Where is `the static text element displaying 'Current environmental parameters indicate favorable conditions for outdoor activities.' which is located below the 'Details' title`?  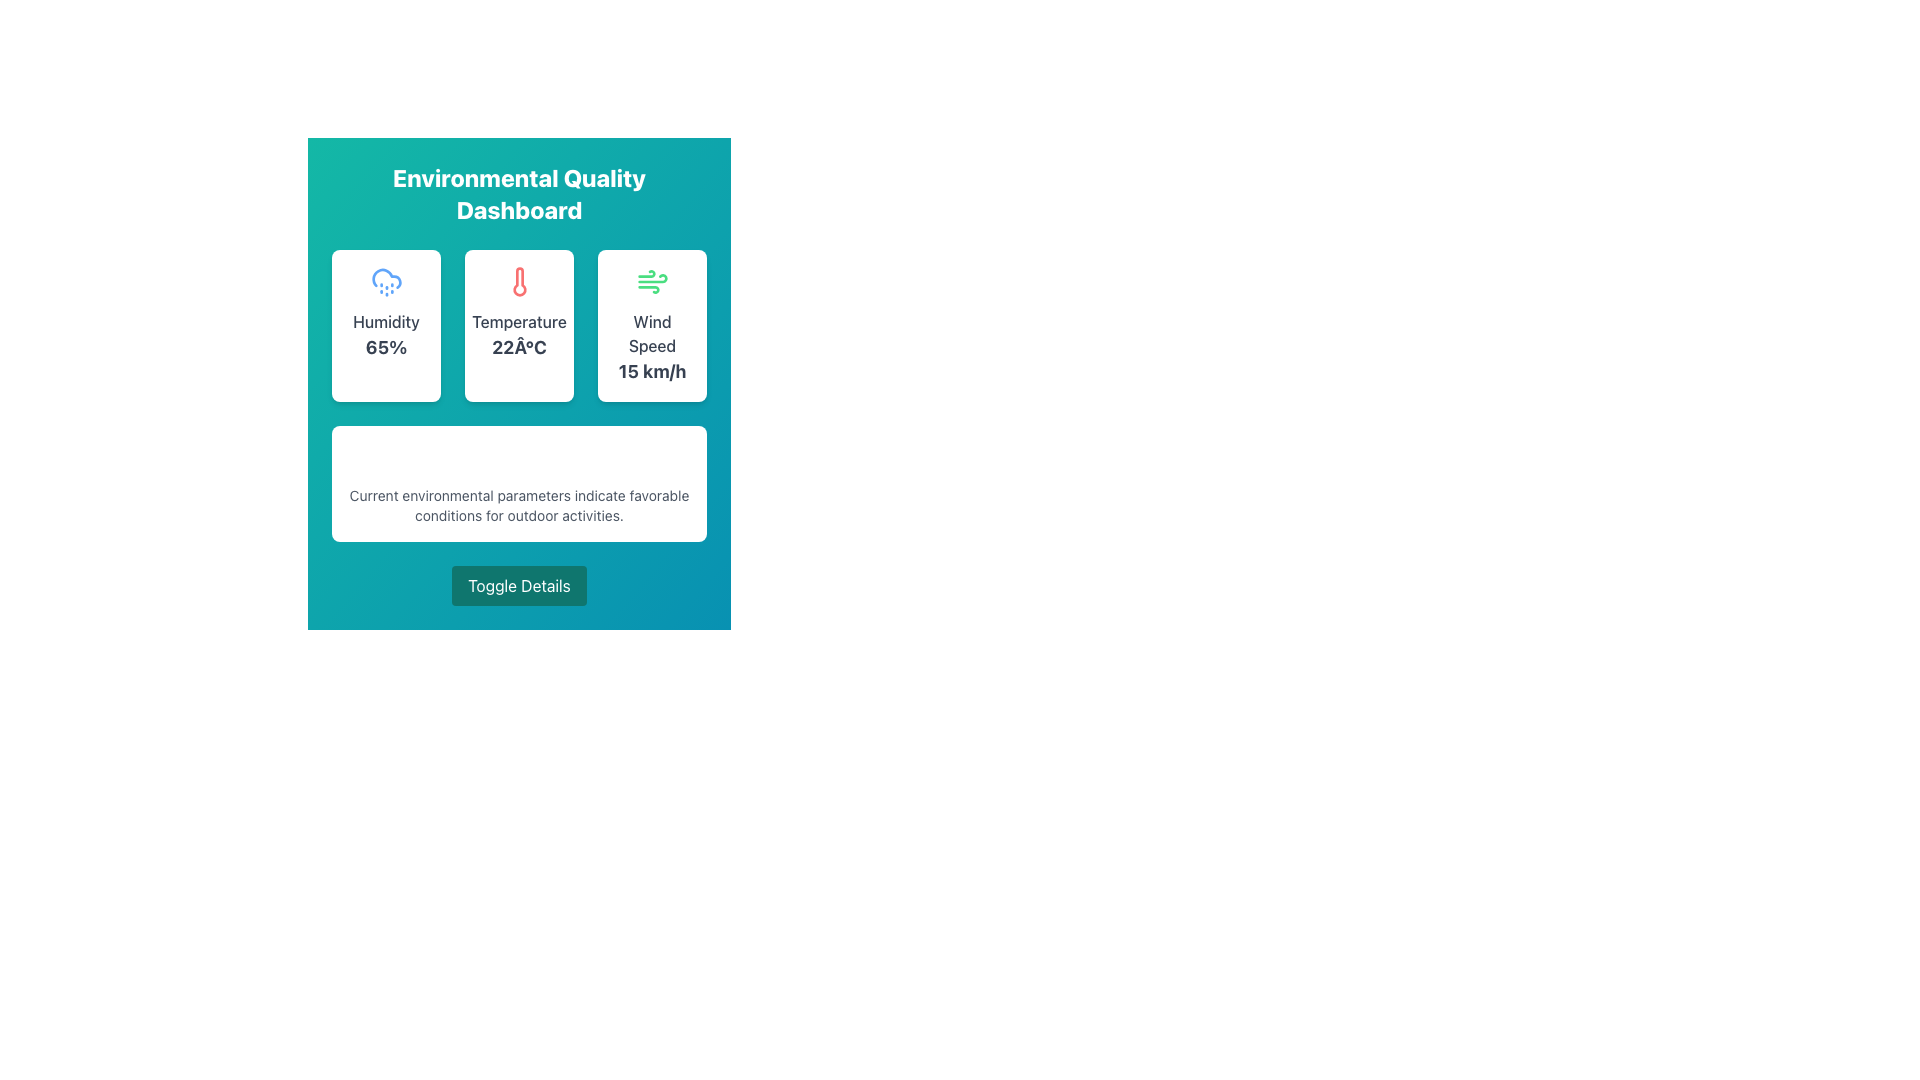
the static text element displaying 'Current environmental parameters indicate favorable conditions for outdoor activities.' which is located below the 'Details' title is located at coordinates (519, 504).